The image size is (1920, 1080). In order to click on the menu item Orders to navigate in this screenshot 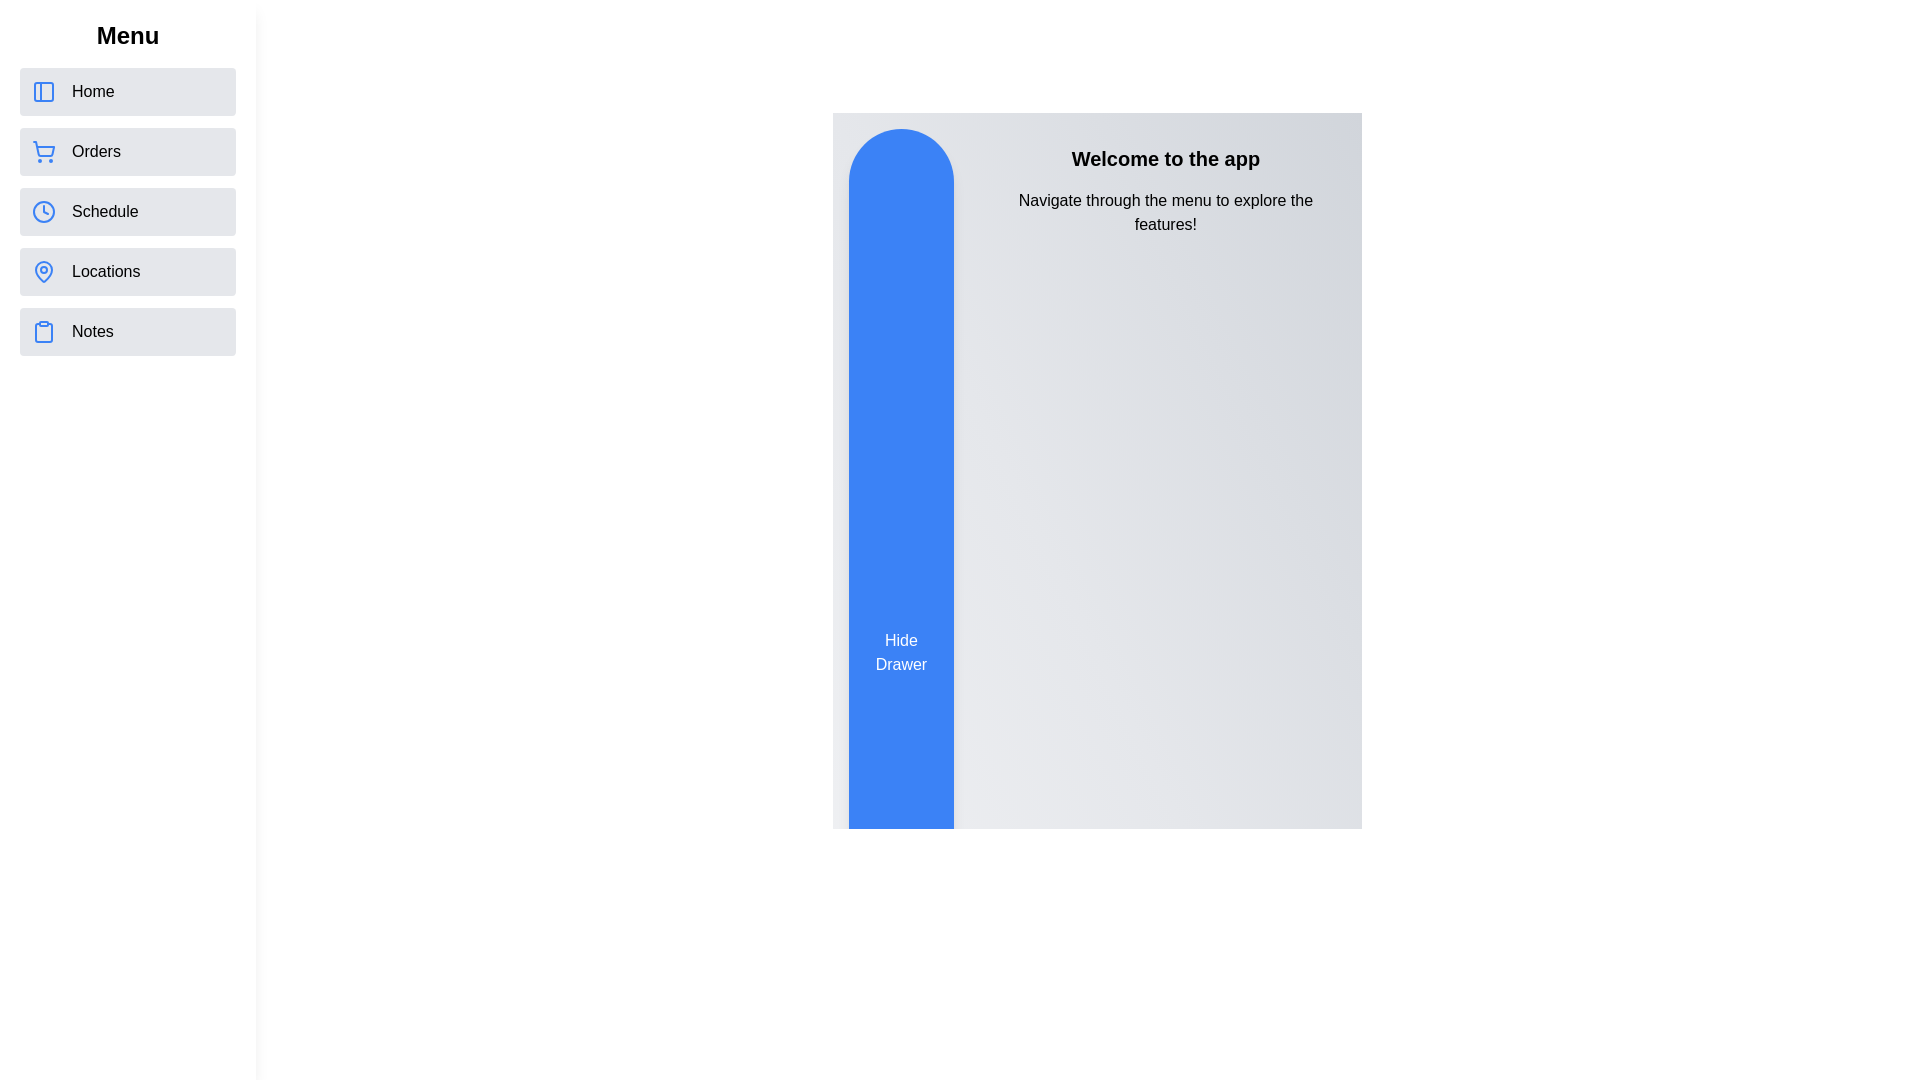, I will do `click(127, 150)`.